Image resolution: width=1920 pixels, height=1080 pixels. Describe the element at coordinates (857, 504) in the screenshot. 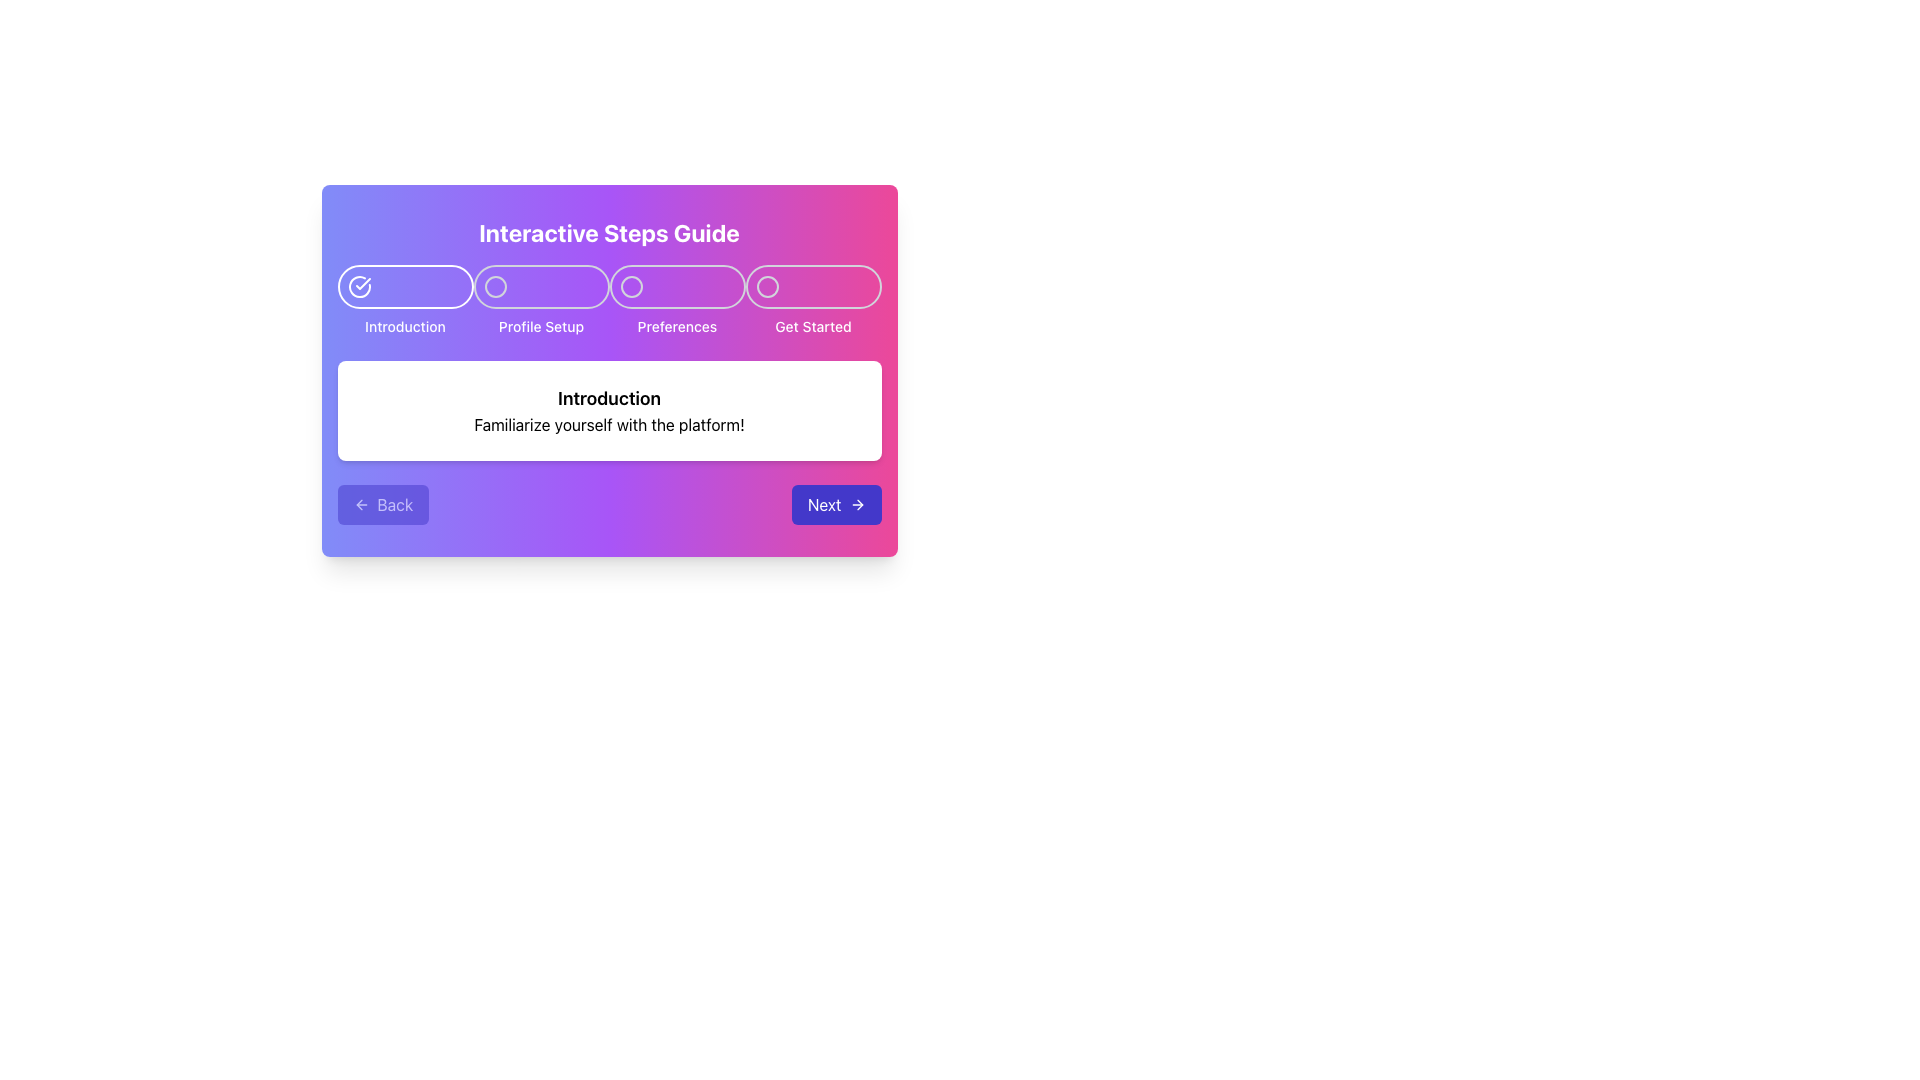

I see `the 'Next' button which contains a rightward arrow icon at its rightmost end` at that location.